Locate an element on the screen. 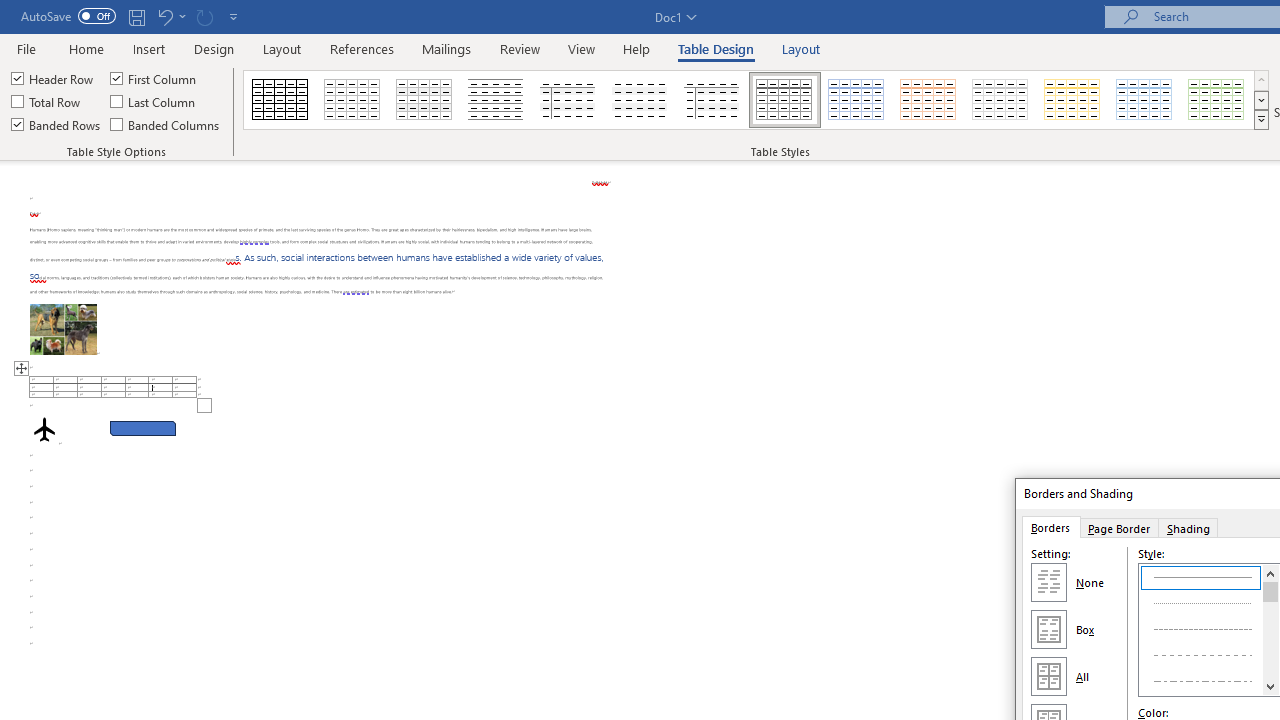  'Header Row' is located at coordinates (53, 77).